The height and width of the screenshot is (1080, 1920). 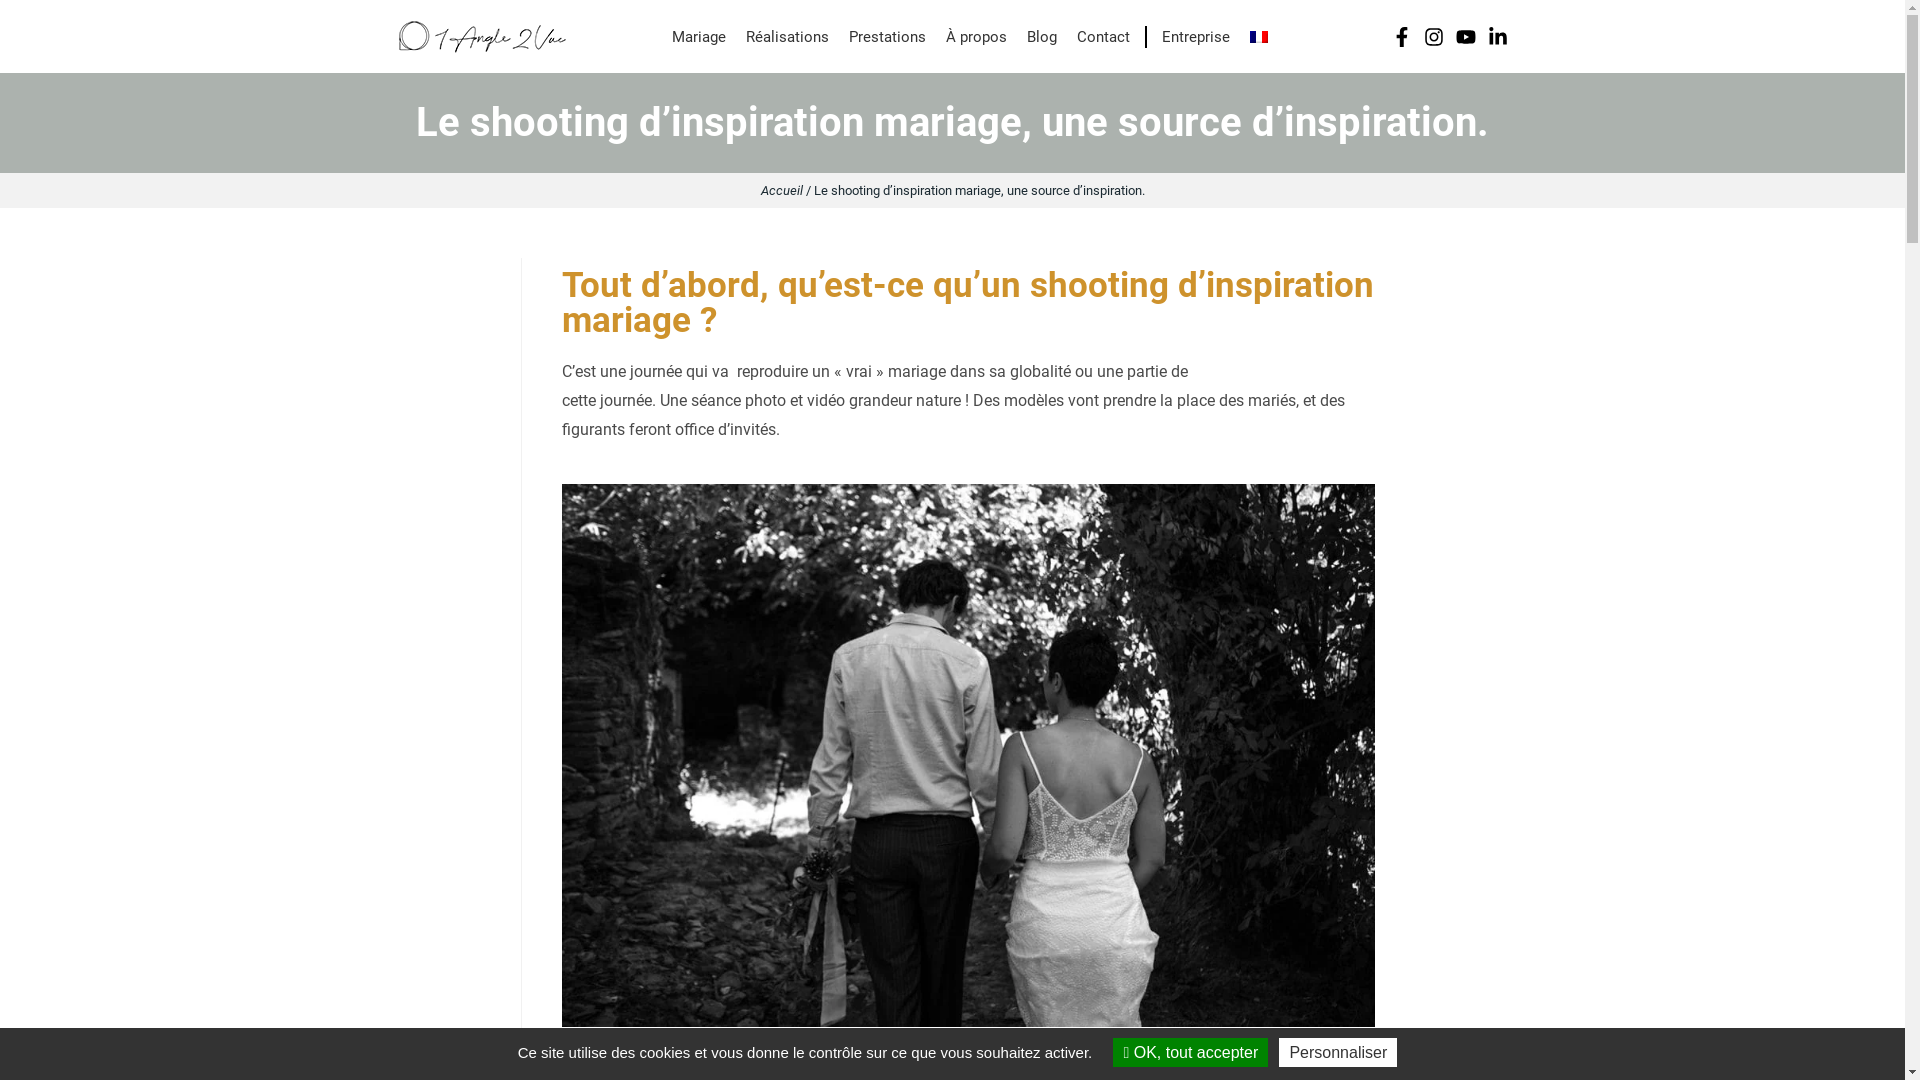 I want to click on 'Blog', so click(x=1040, y=37).